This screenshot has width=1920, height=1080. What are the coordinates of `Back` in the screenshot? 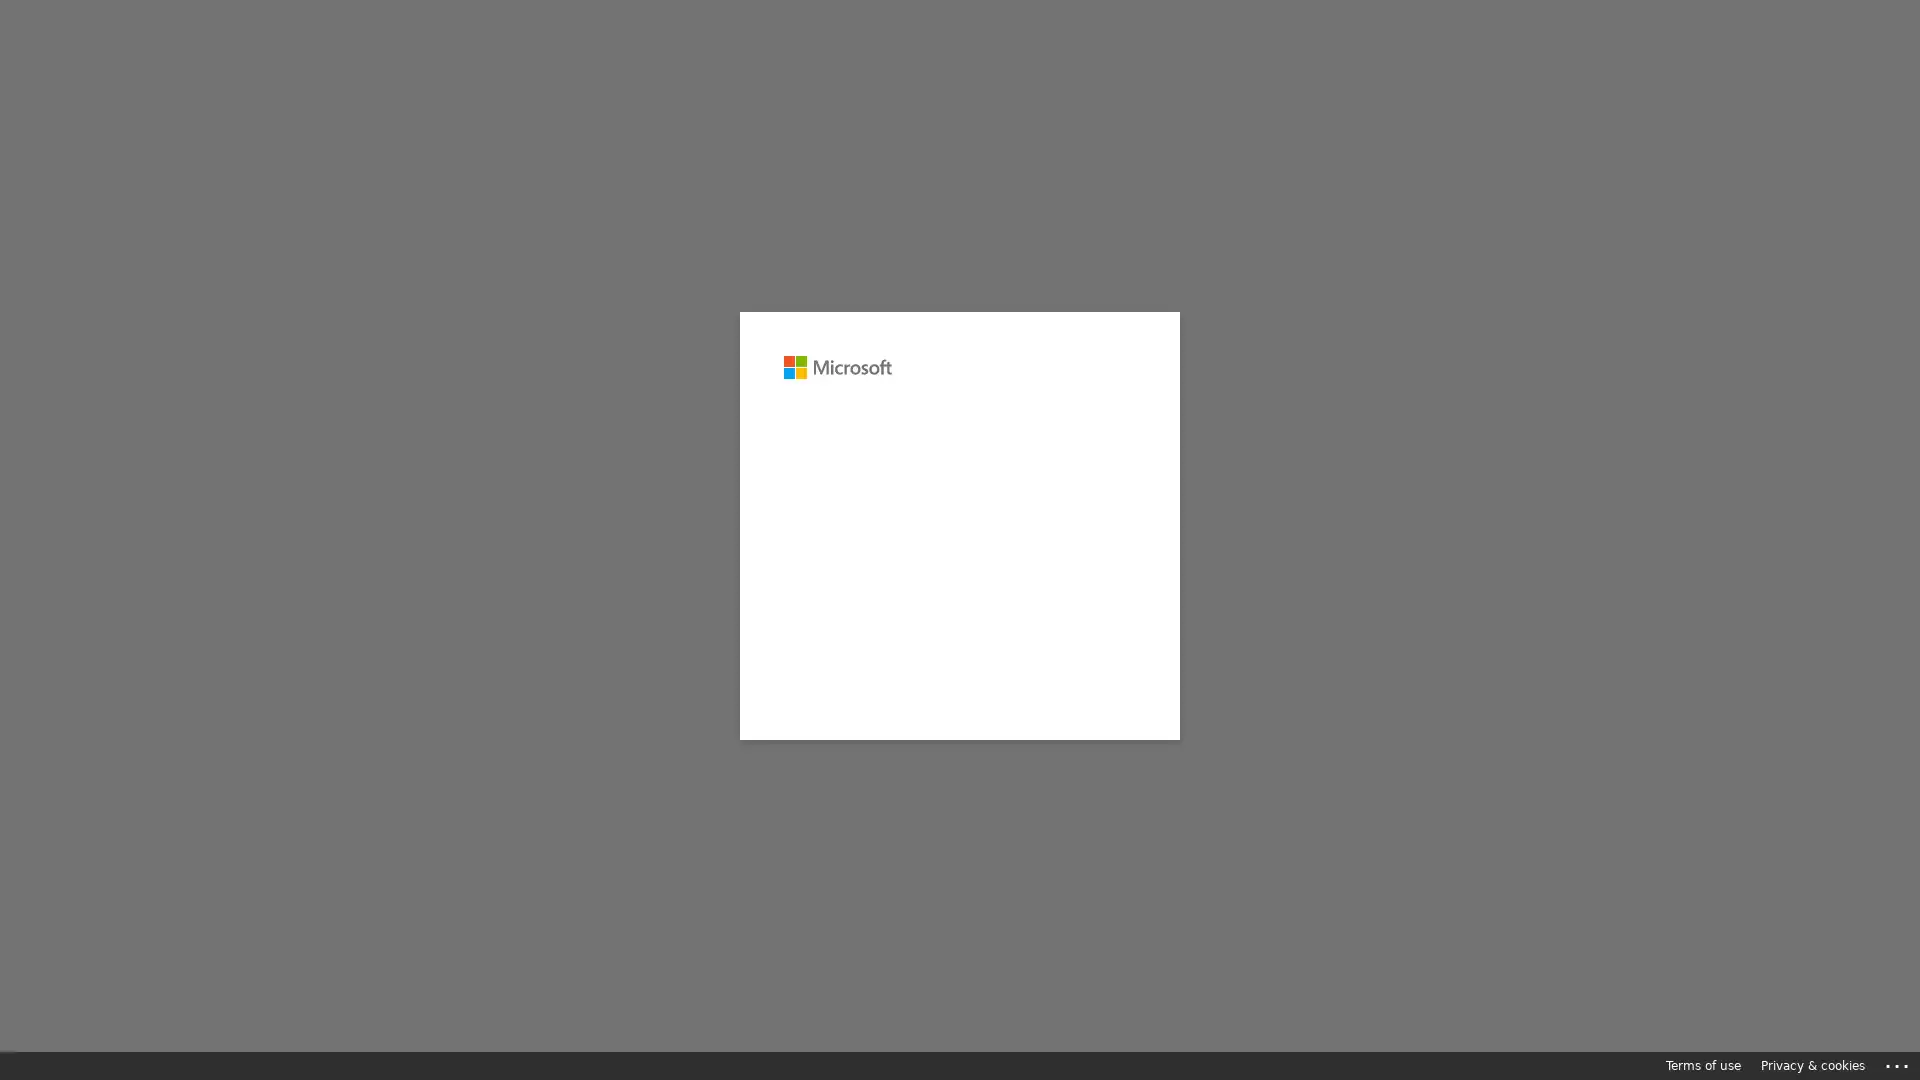 It's located at (969, 504).